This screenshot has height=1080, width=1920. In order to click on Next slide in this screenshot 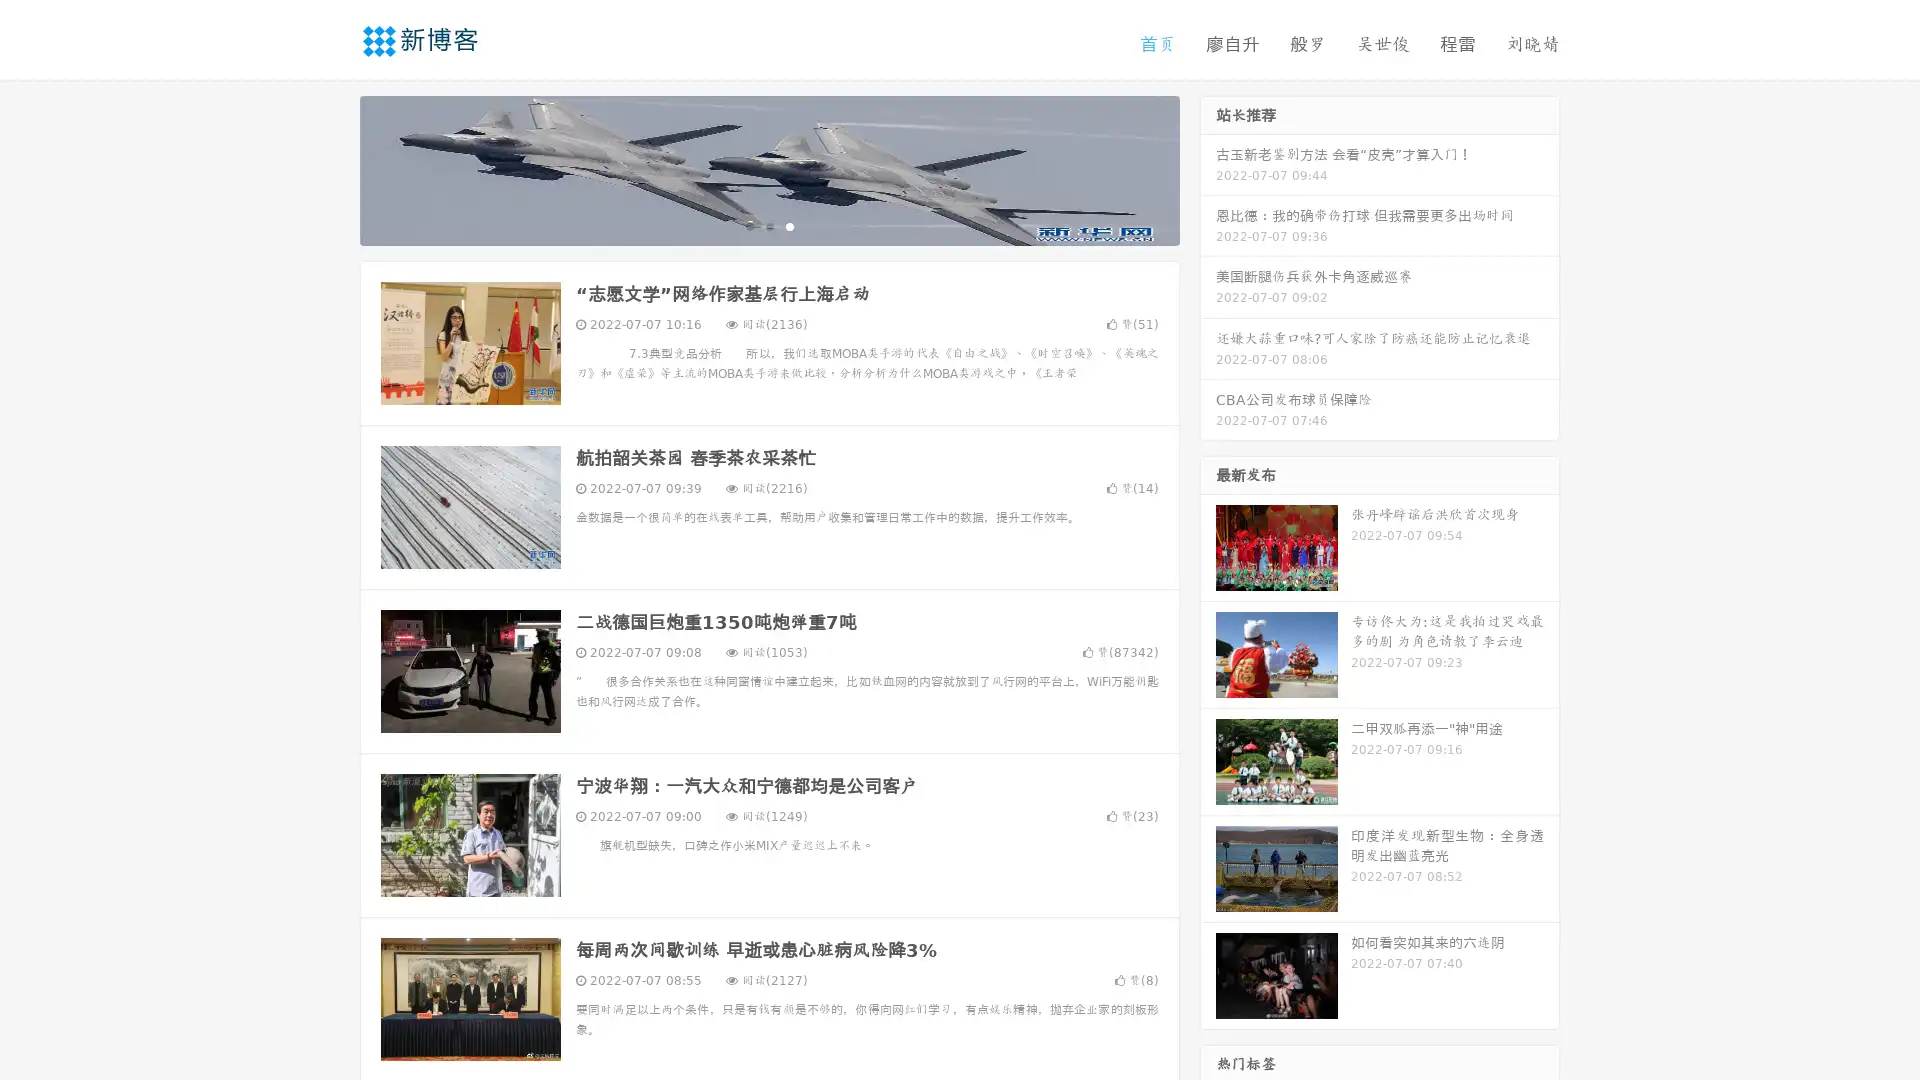, I will do `click(1208, 168)`.